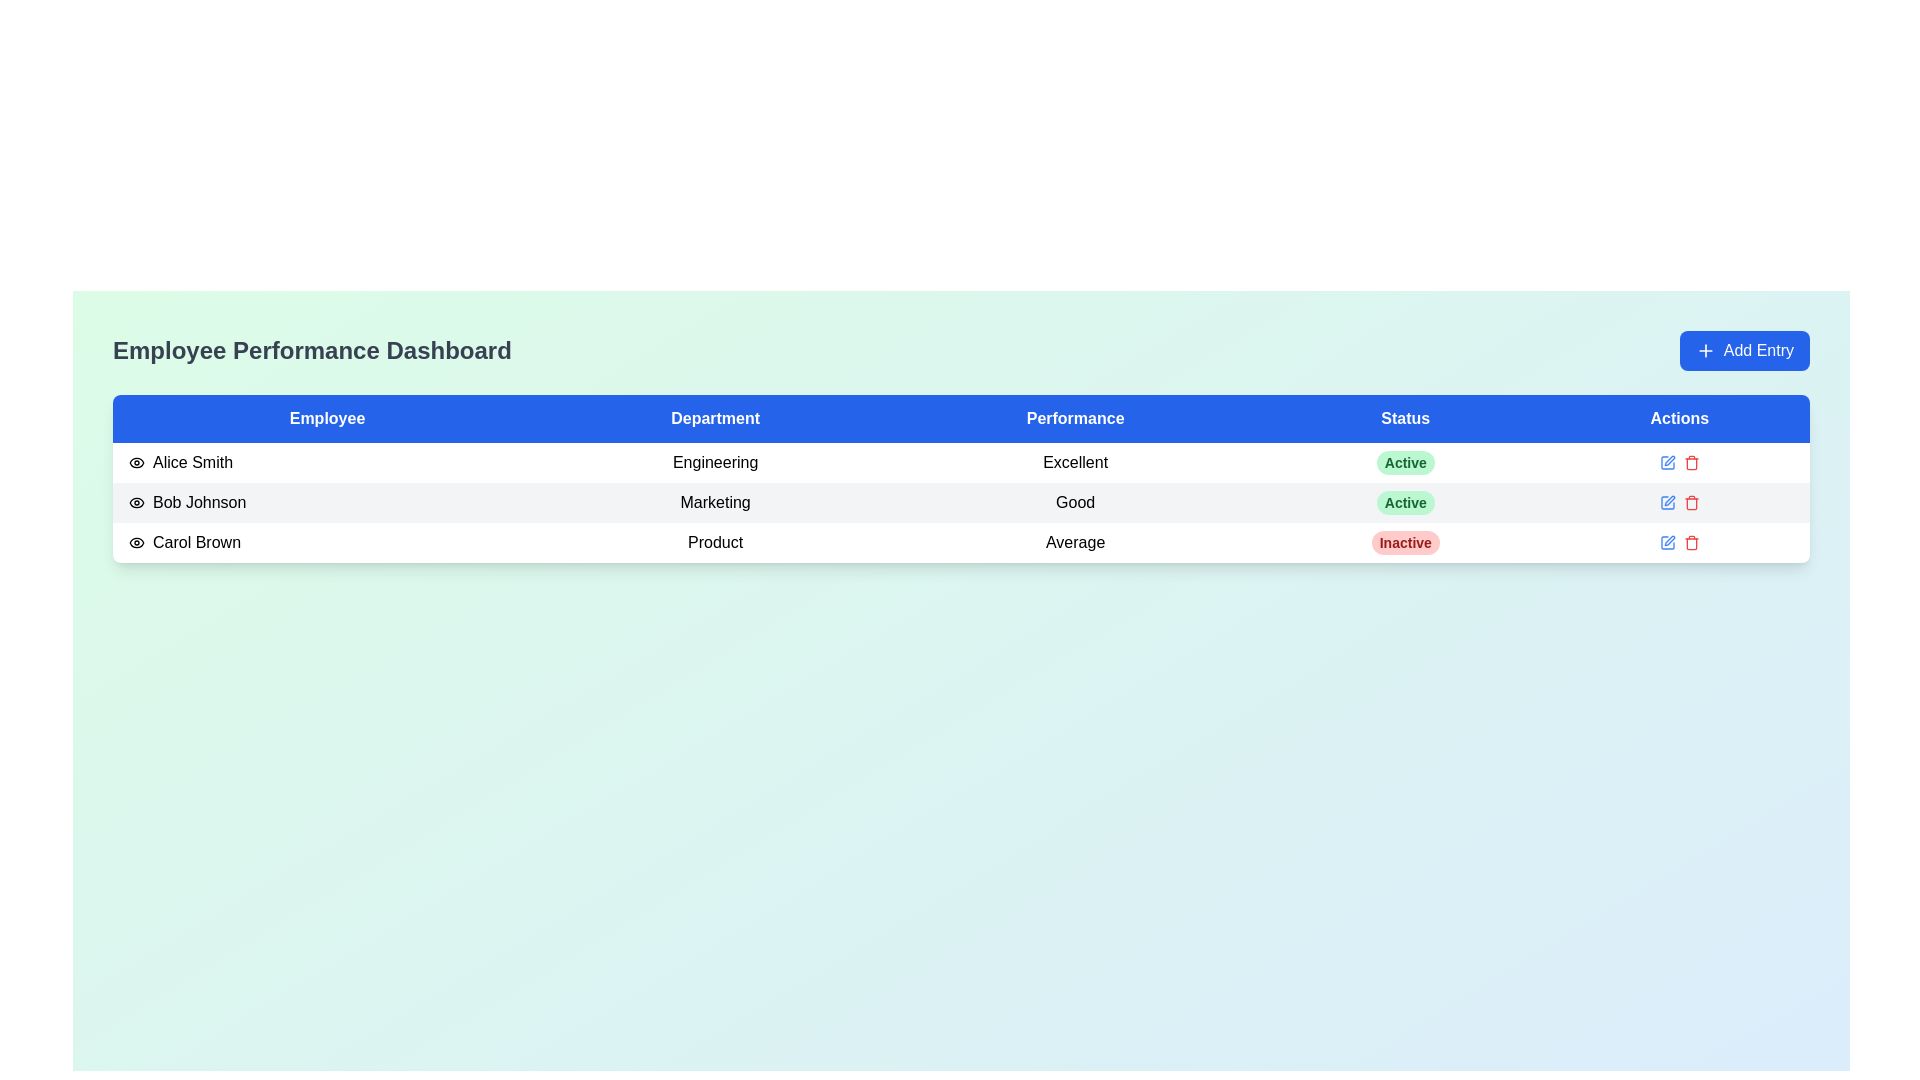  I want to click on the blue pencil icon in the 'Actions' column of the table for employee 'Alice Smith' to initiate editing, so click(1679, 462).